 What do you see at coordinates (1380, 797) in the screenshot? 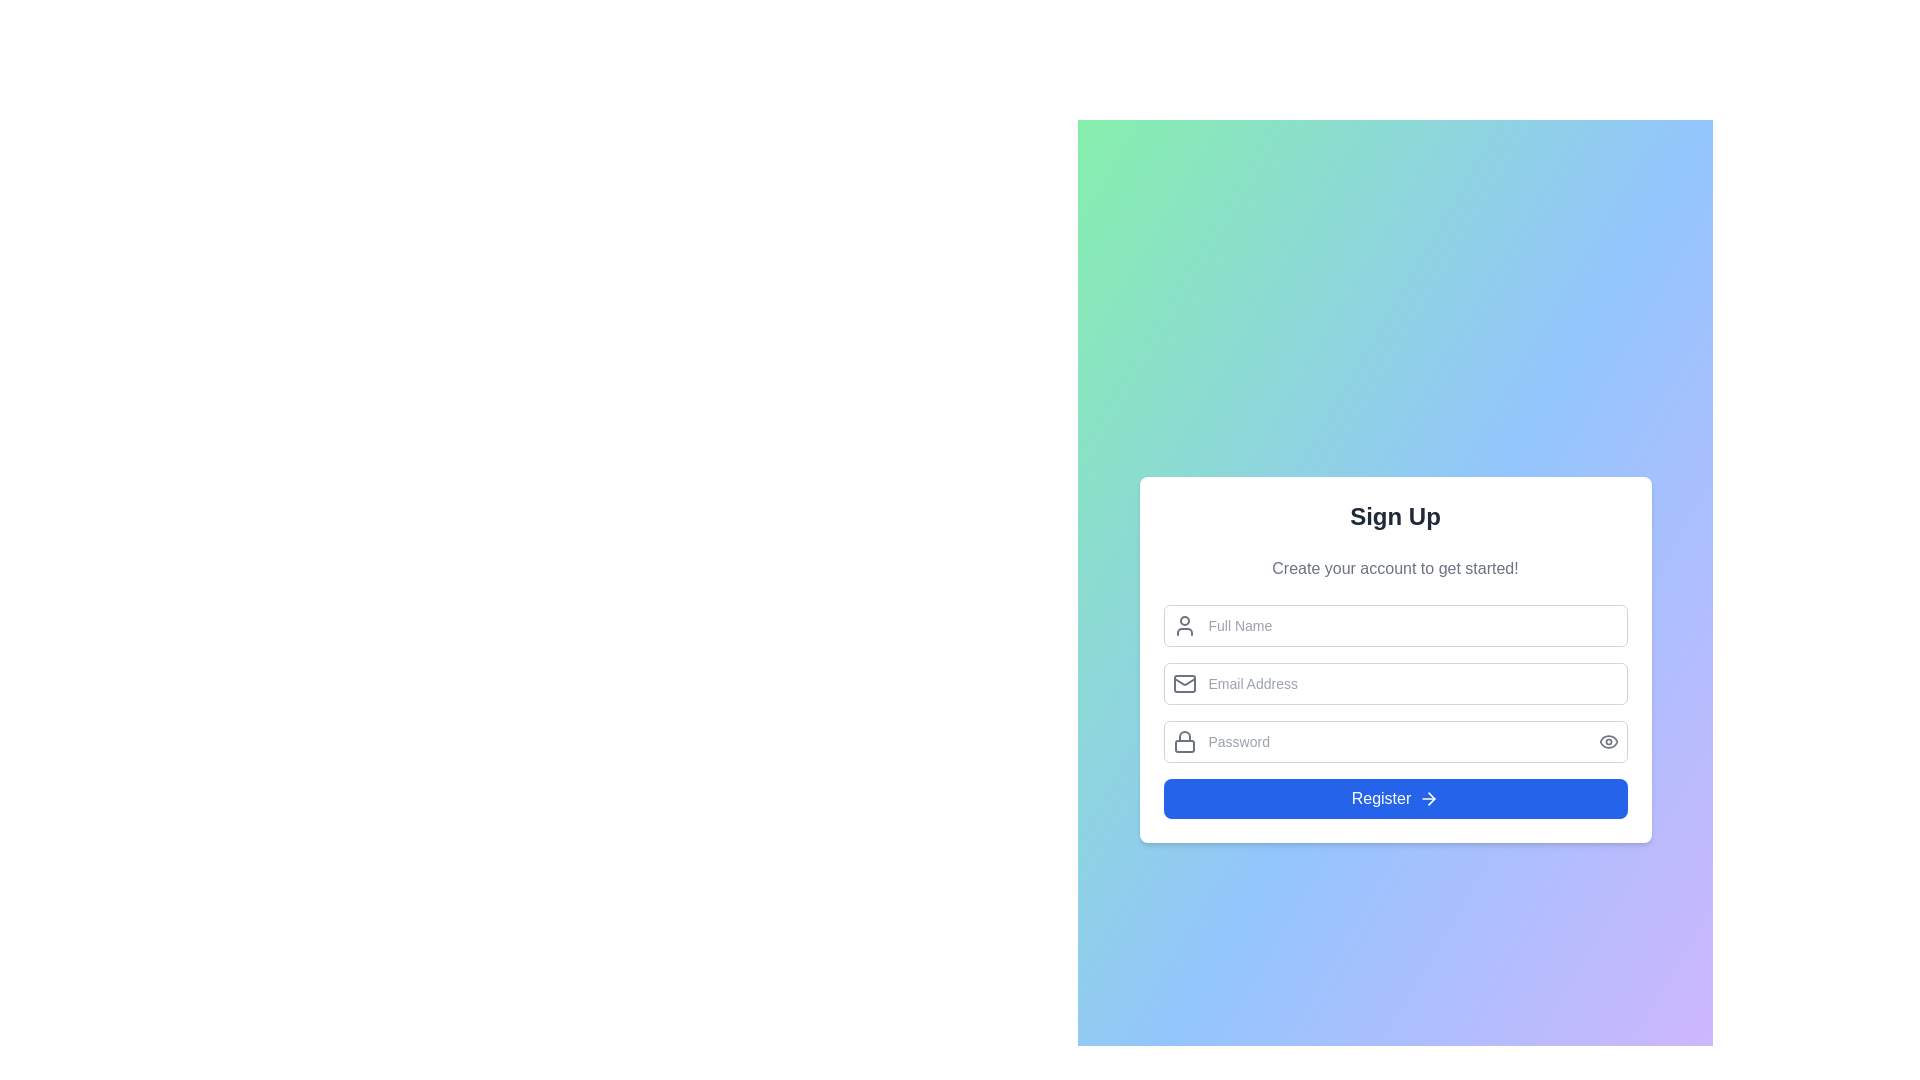
I see `the 'Register' text label which is displayed in bold white text on a blue background, centrally positioned within a button in the lower portion of the sign-up form interface` at bounding box center [1380, 797].